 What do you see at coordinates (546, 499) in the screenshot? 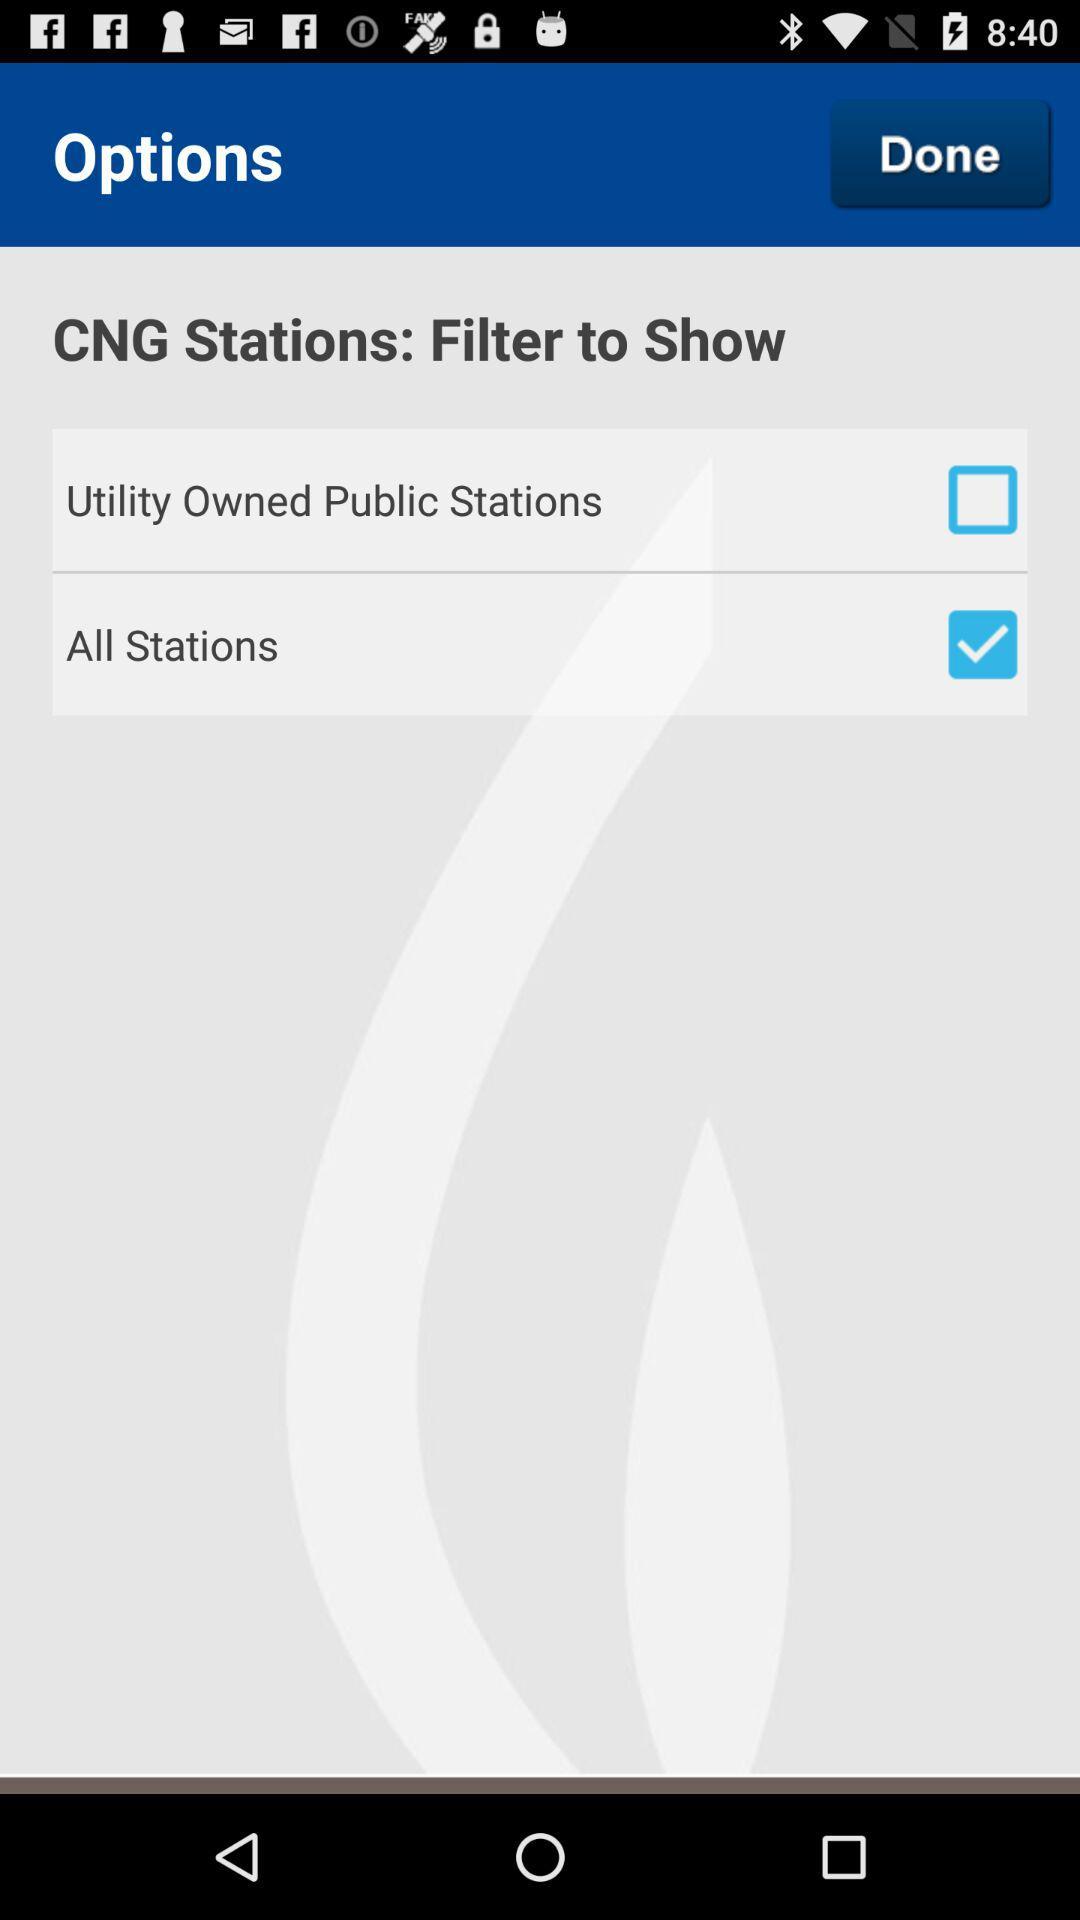
I see `the utility owned public app` at bounding box center [546, 499].